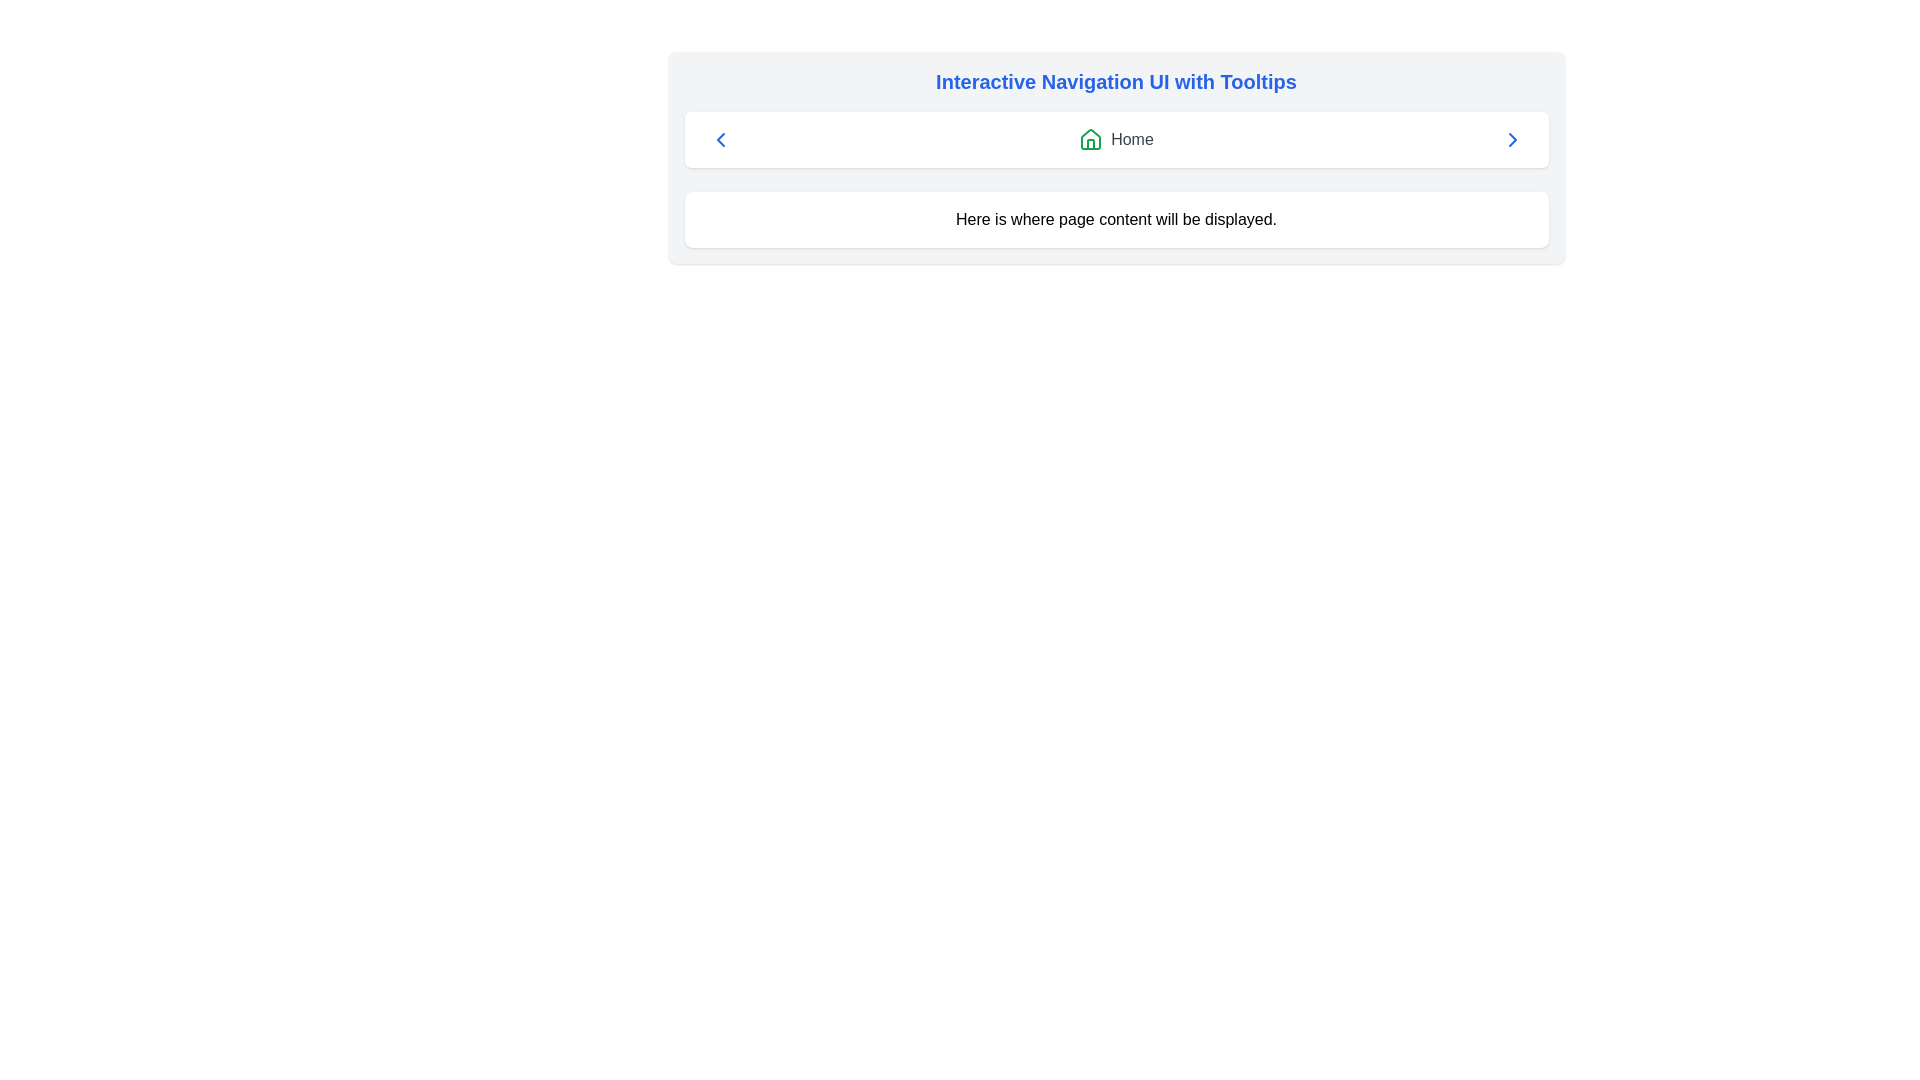 This screenshot has width=1920, height=1080. I want to click on the blue right arrow icon within the 'Next' button, so click(1512, 138).